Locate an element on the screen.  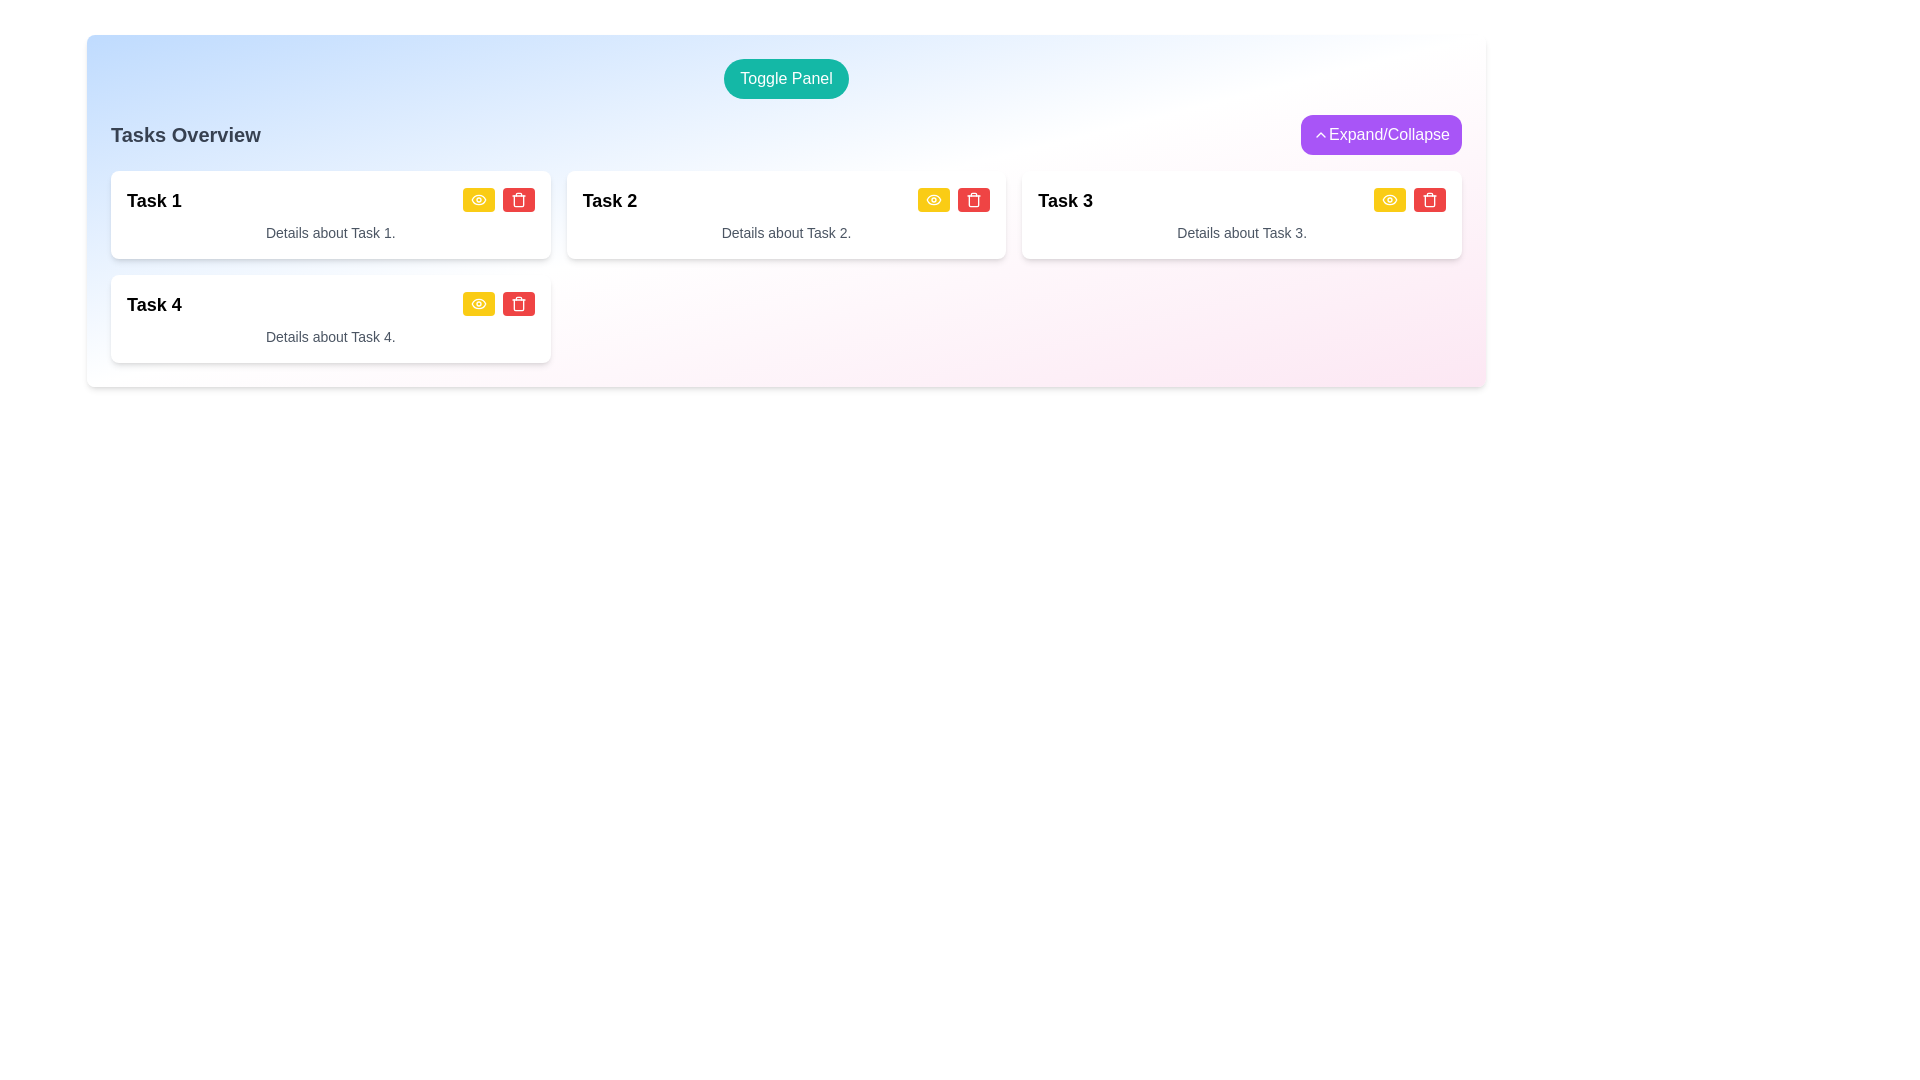
the preview icon located on the right side of the box labeled 'Task 3', which is the first icon in the yellow button's icon list is located at coordinates (1388, 199).